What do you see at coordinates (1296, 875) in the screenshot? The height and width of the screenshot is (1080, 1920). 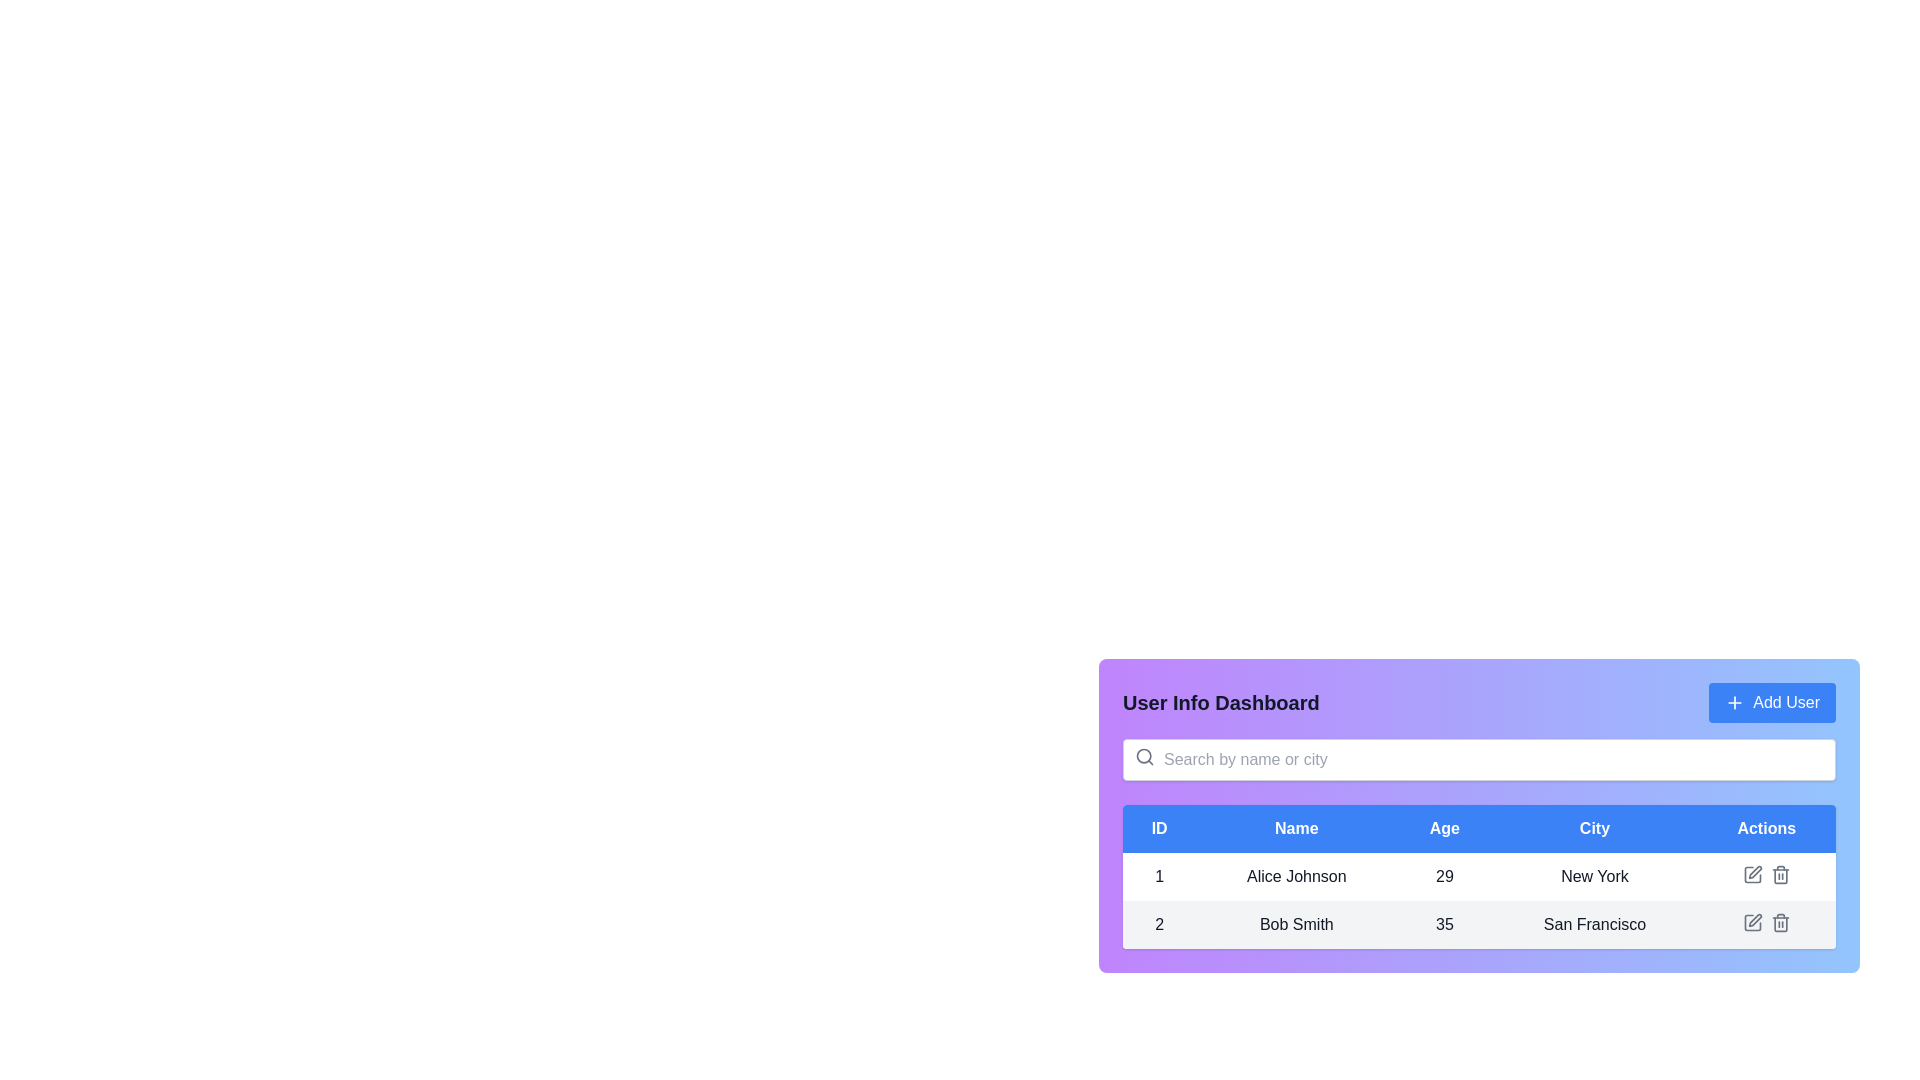 I see `text content of the user name in the second cell of the first row of the user information table, which is under the 'Name' column` at bounding box center [1296, 875].